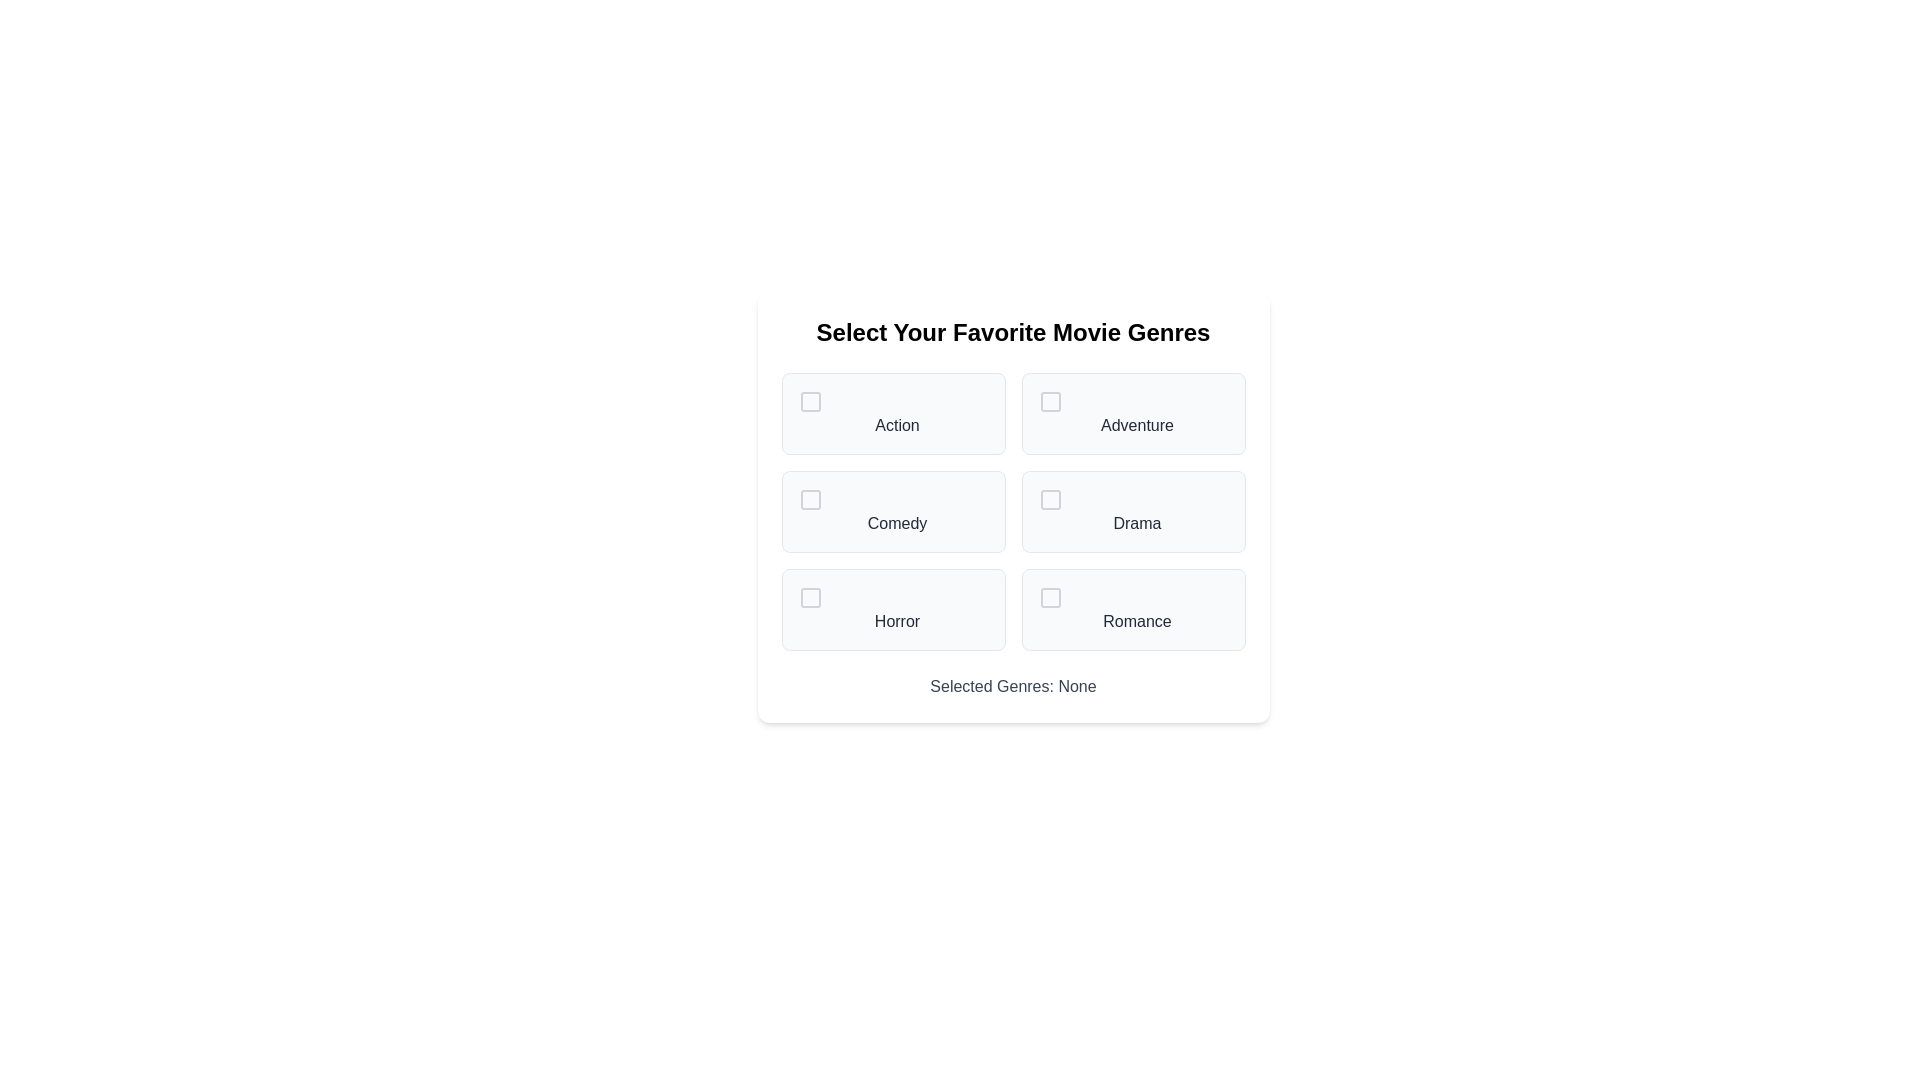  What do you see at coordinates (892, 511) in the screenshot?
I see `the genre Comedy to observe its hover effect` at bounding box center [892, 511].